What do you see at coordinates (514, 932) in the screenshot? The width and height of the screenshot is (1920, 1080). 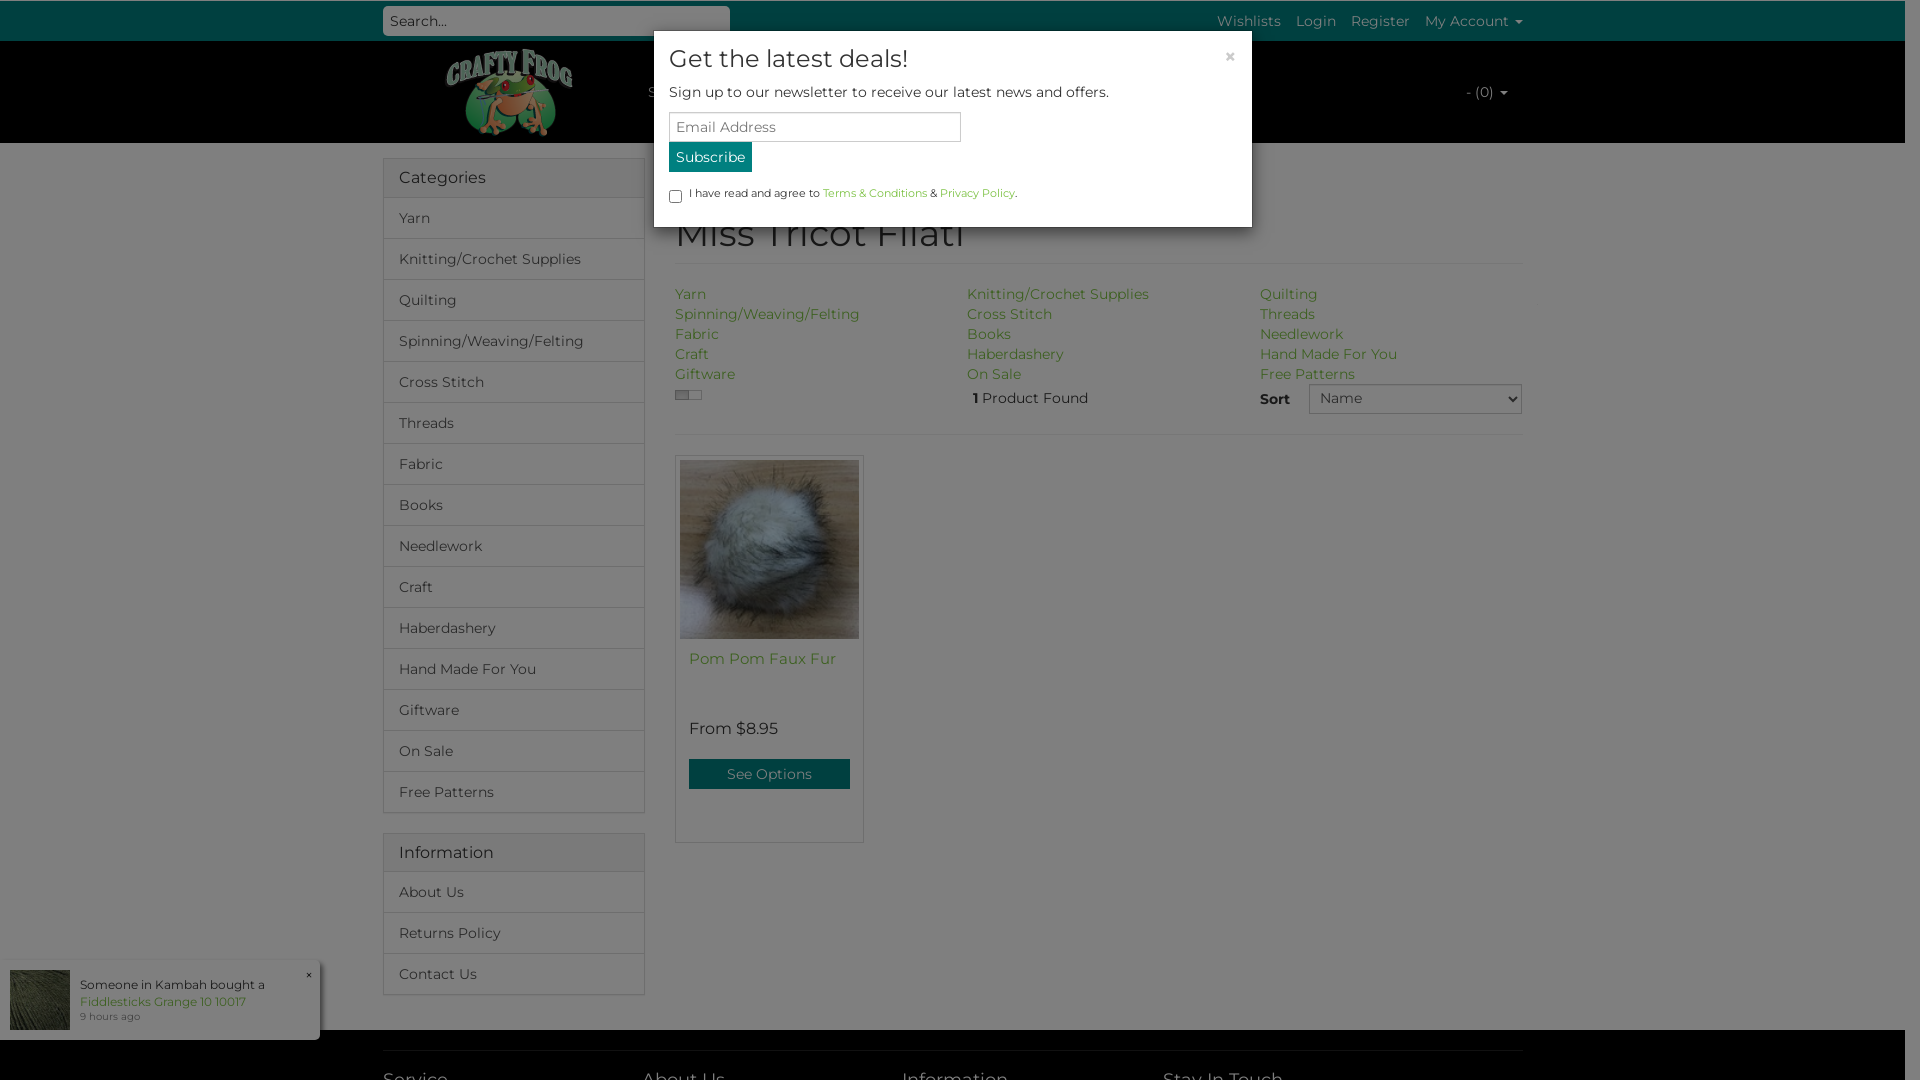 I see `'Returns Policy'` at bounding box center [514, 932].